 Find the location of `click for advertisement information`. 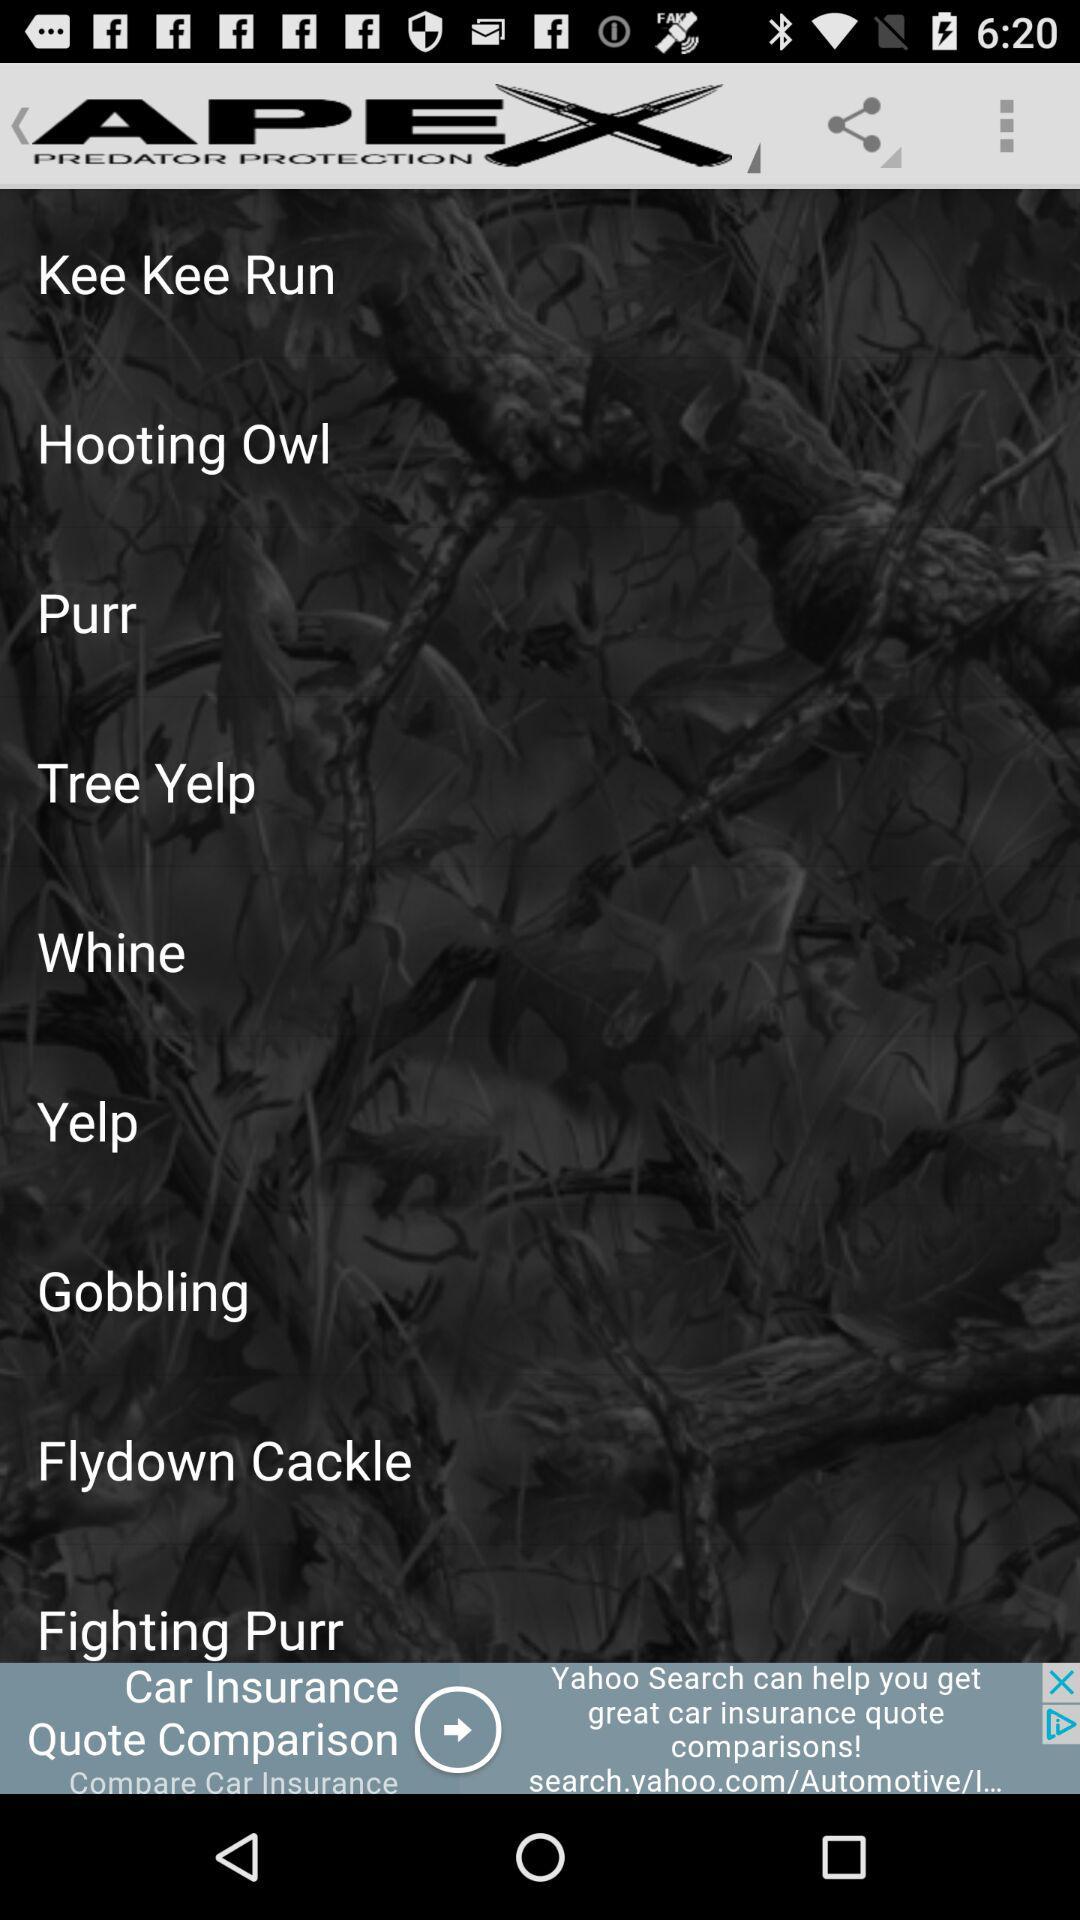

click for advertisement information is located at coordinates (540, 1727).